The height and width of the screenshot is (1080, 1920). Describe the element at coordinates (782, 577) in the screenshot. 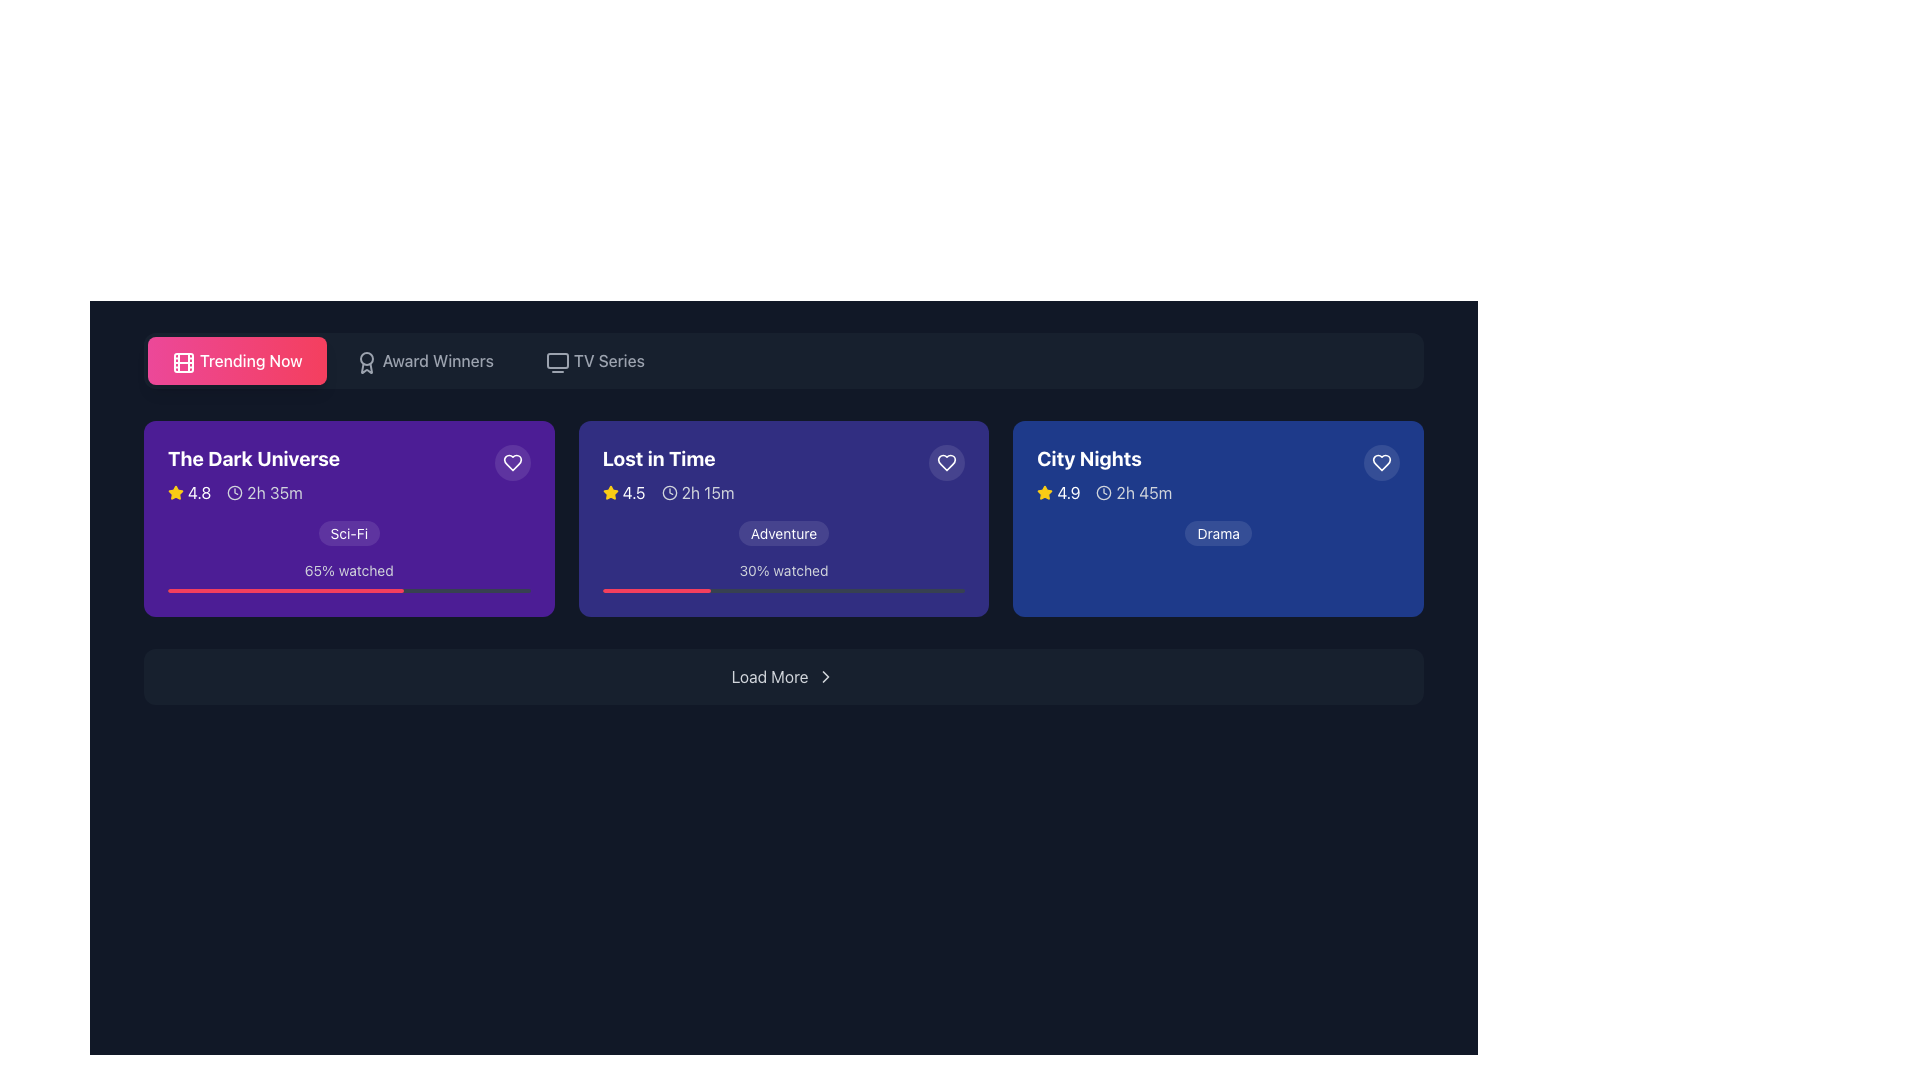

I see `information displayed in the text element that shows '30% watched' located at the bottom of the 'Lost in Time' card, above the progress bar` at that location.